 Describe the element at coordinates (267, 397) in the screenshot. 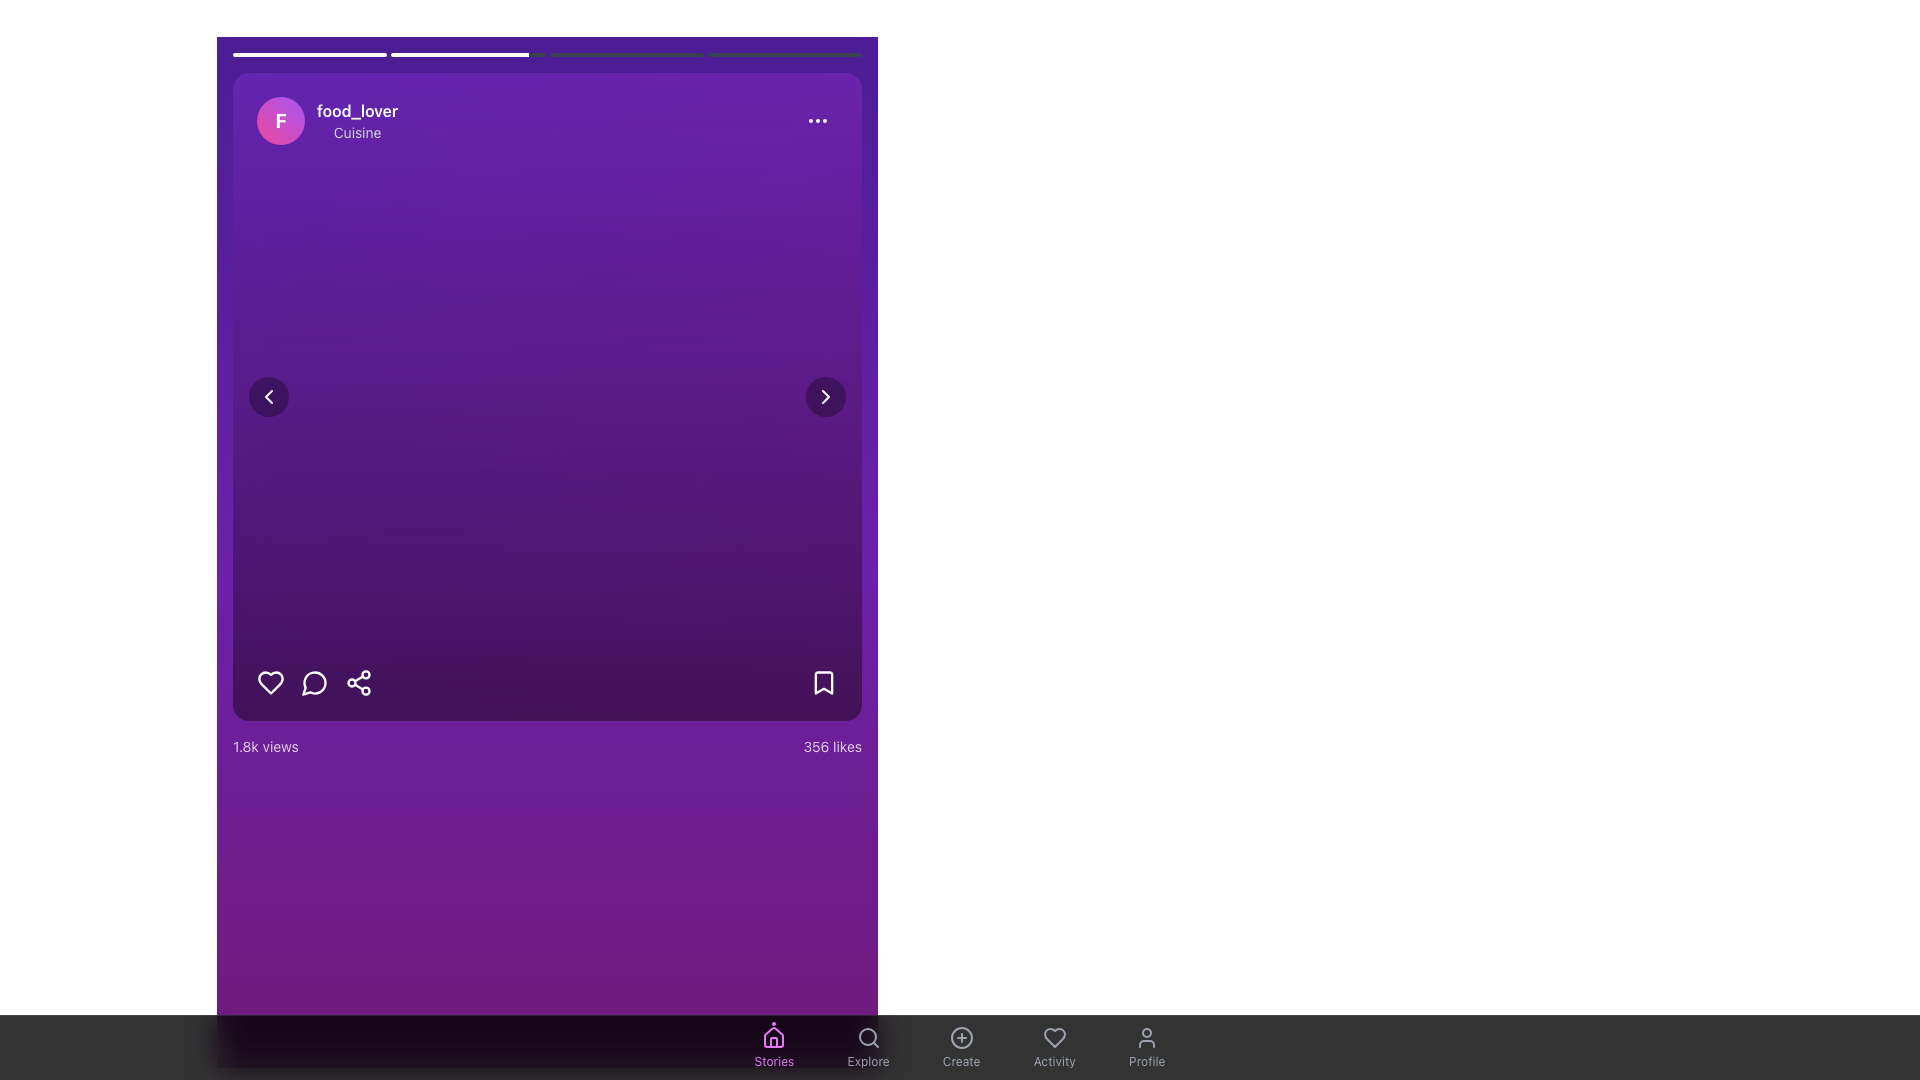

I see `the left navigation button that allows the user to navigate to the previous item in a carousel to trigger a background color change` at that location.